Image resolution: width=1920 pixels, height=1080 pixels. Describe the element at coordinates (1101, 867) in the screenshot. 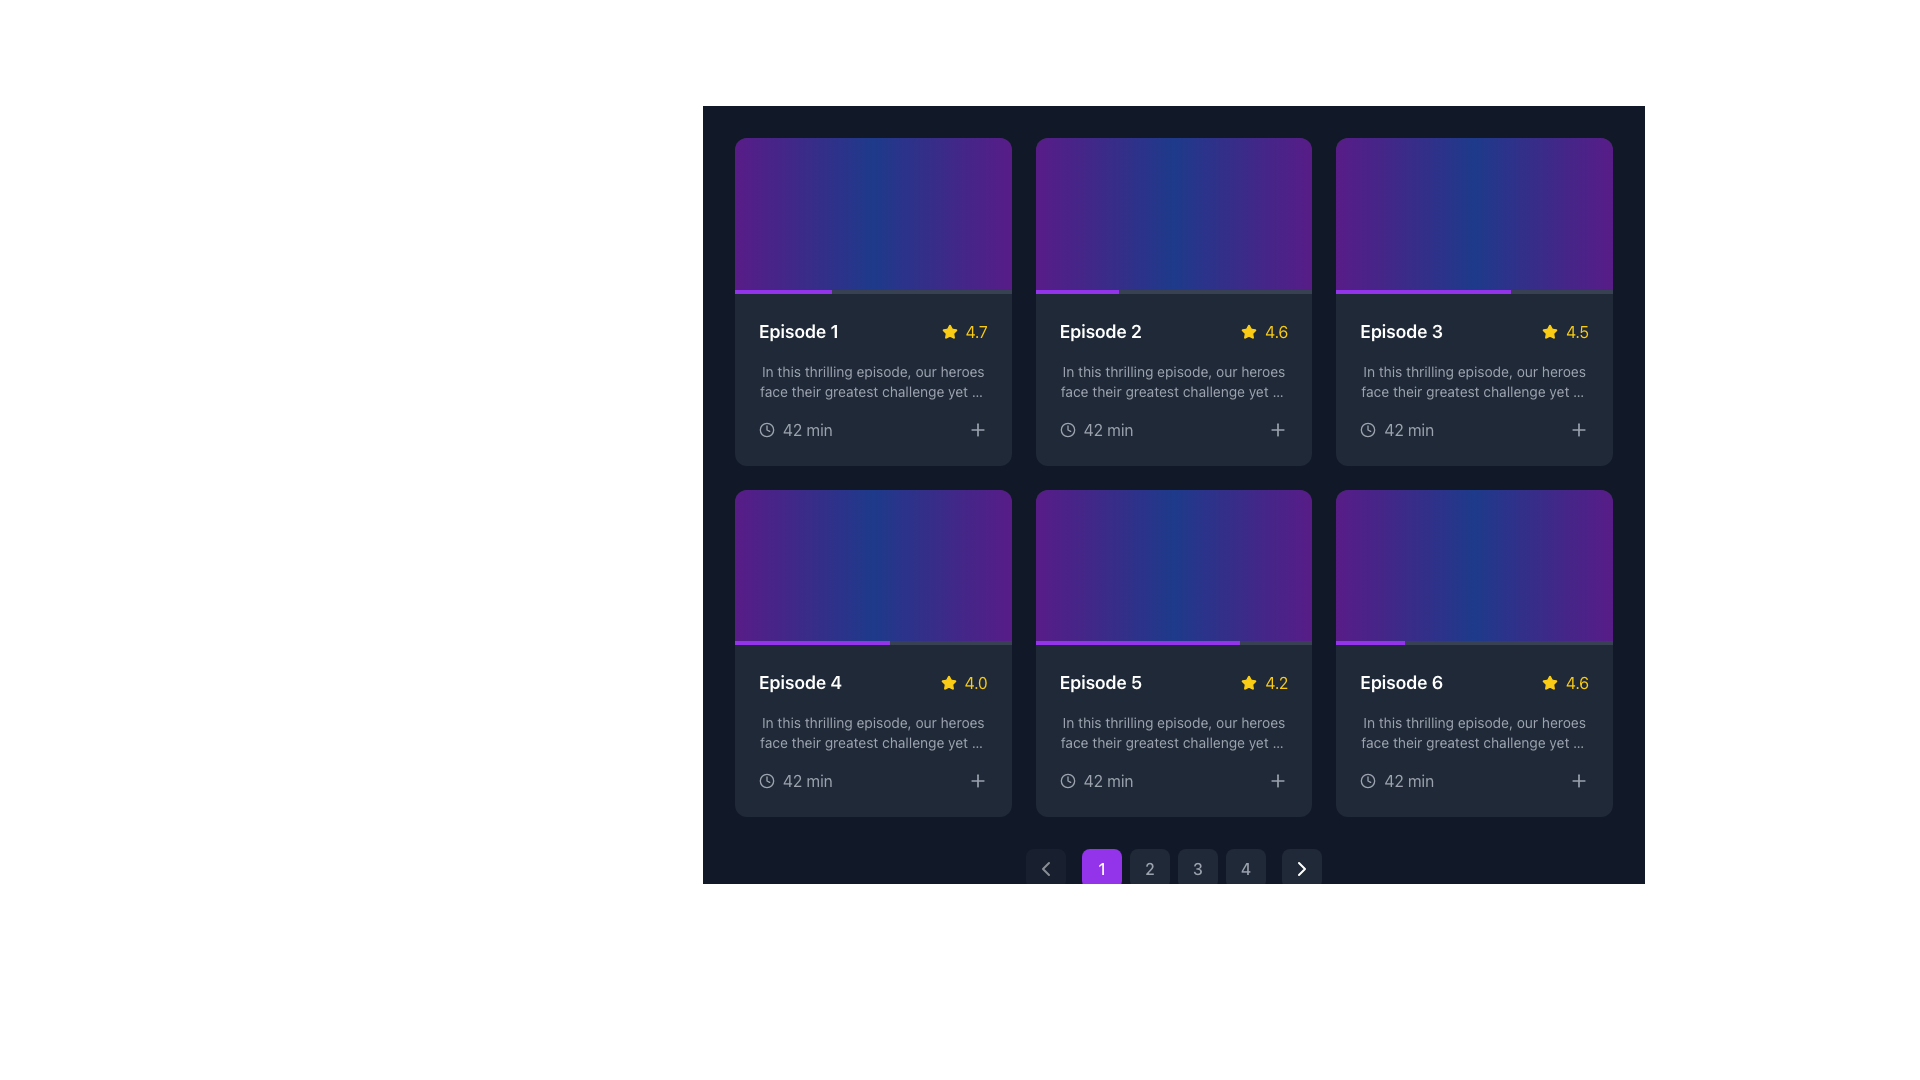

I see `the first navigation button, which allows users to jump to the first set of content items in the pagination system` at that location.